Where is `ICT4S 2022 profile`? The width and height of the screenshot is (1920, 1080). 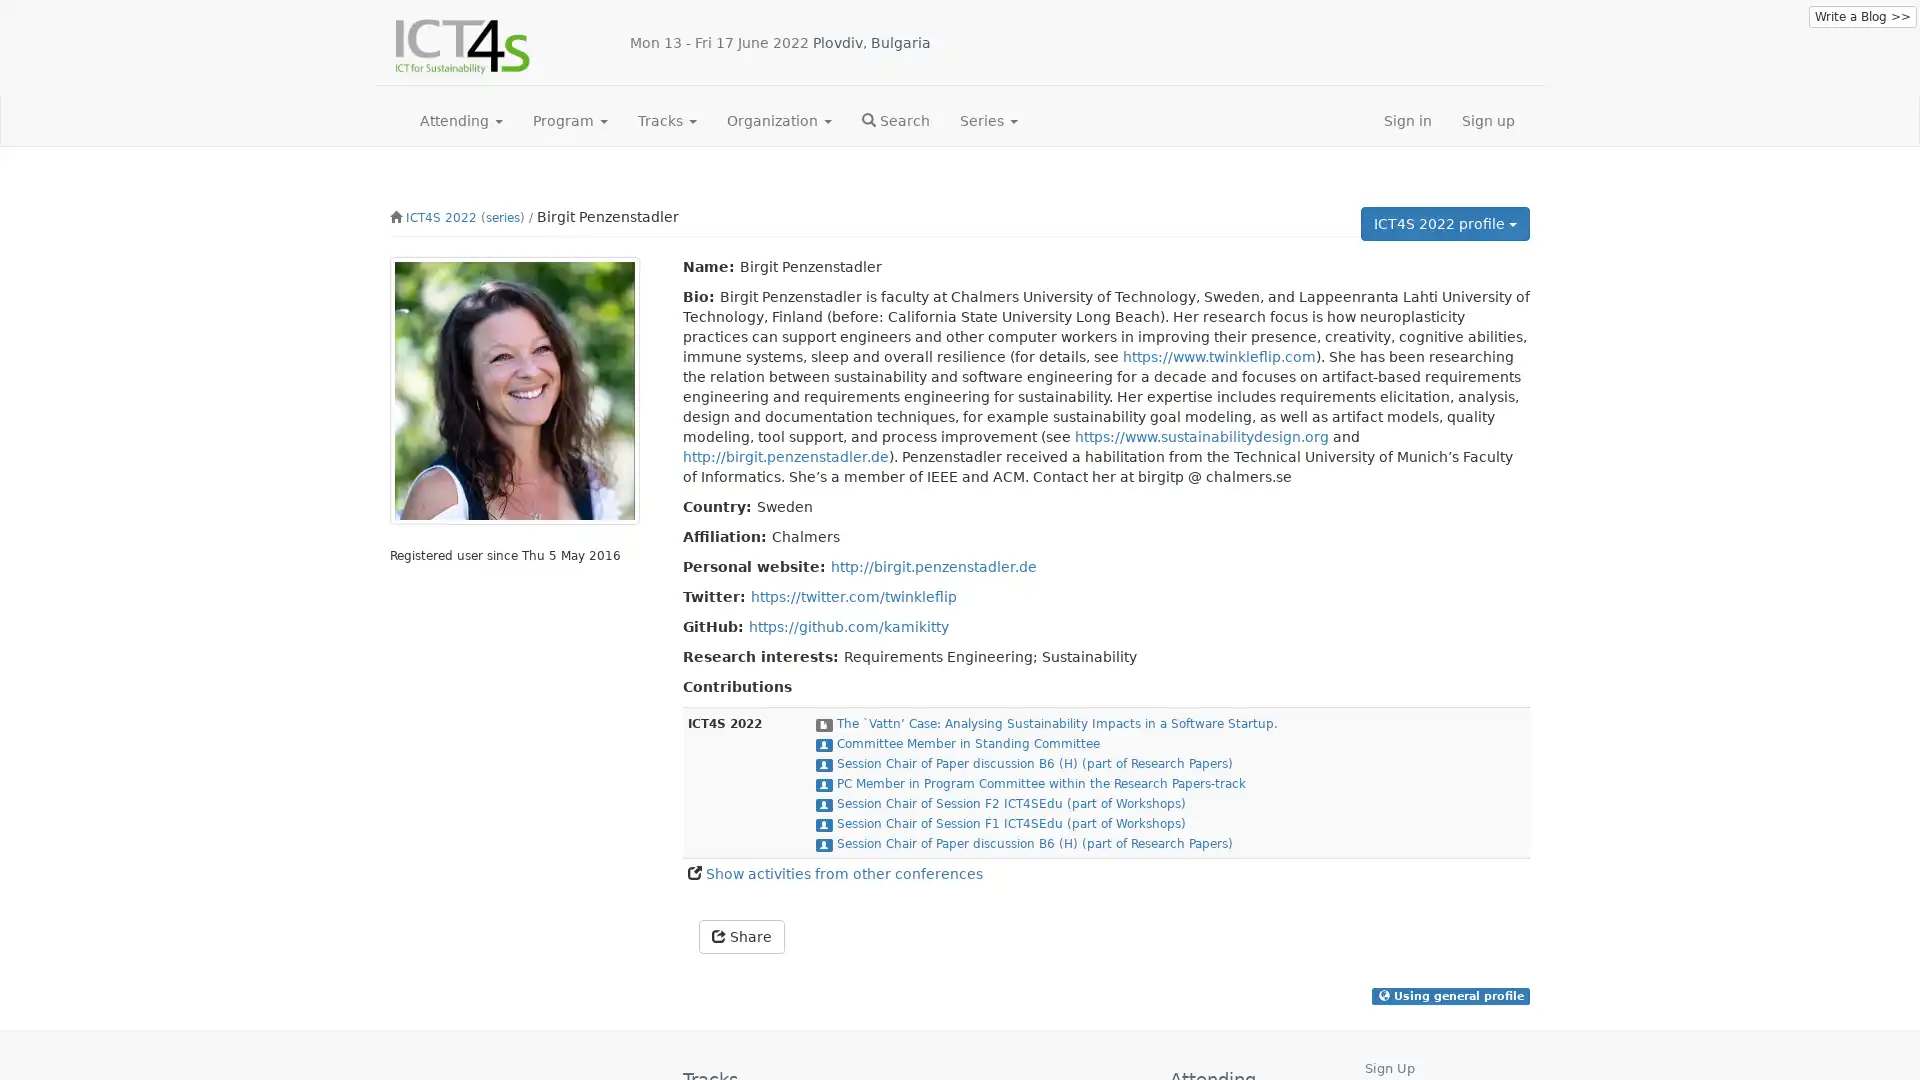
ICT4S 2022 profile is located at coordinates (1445, 223).